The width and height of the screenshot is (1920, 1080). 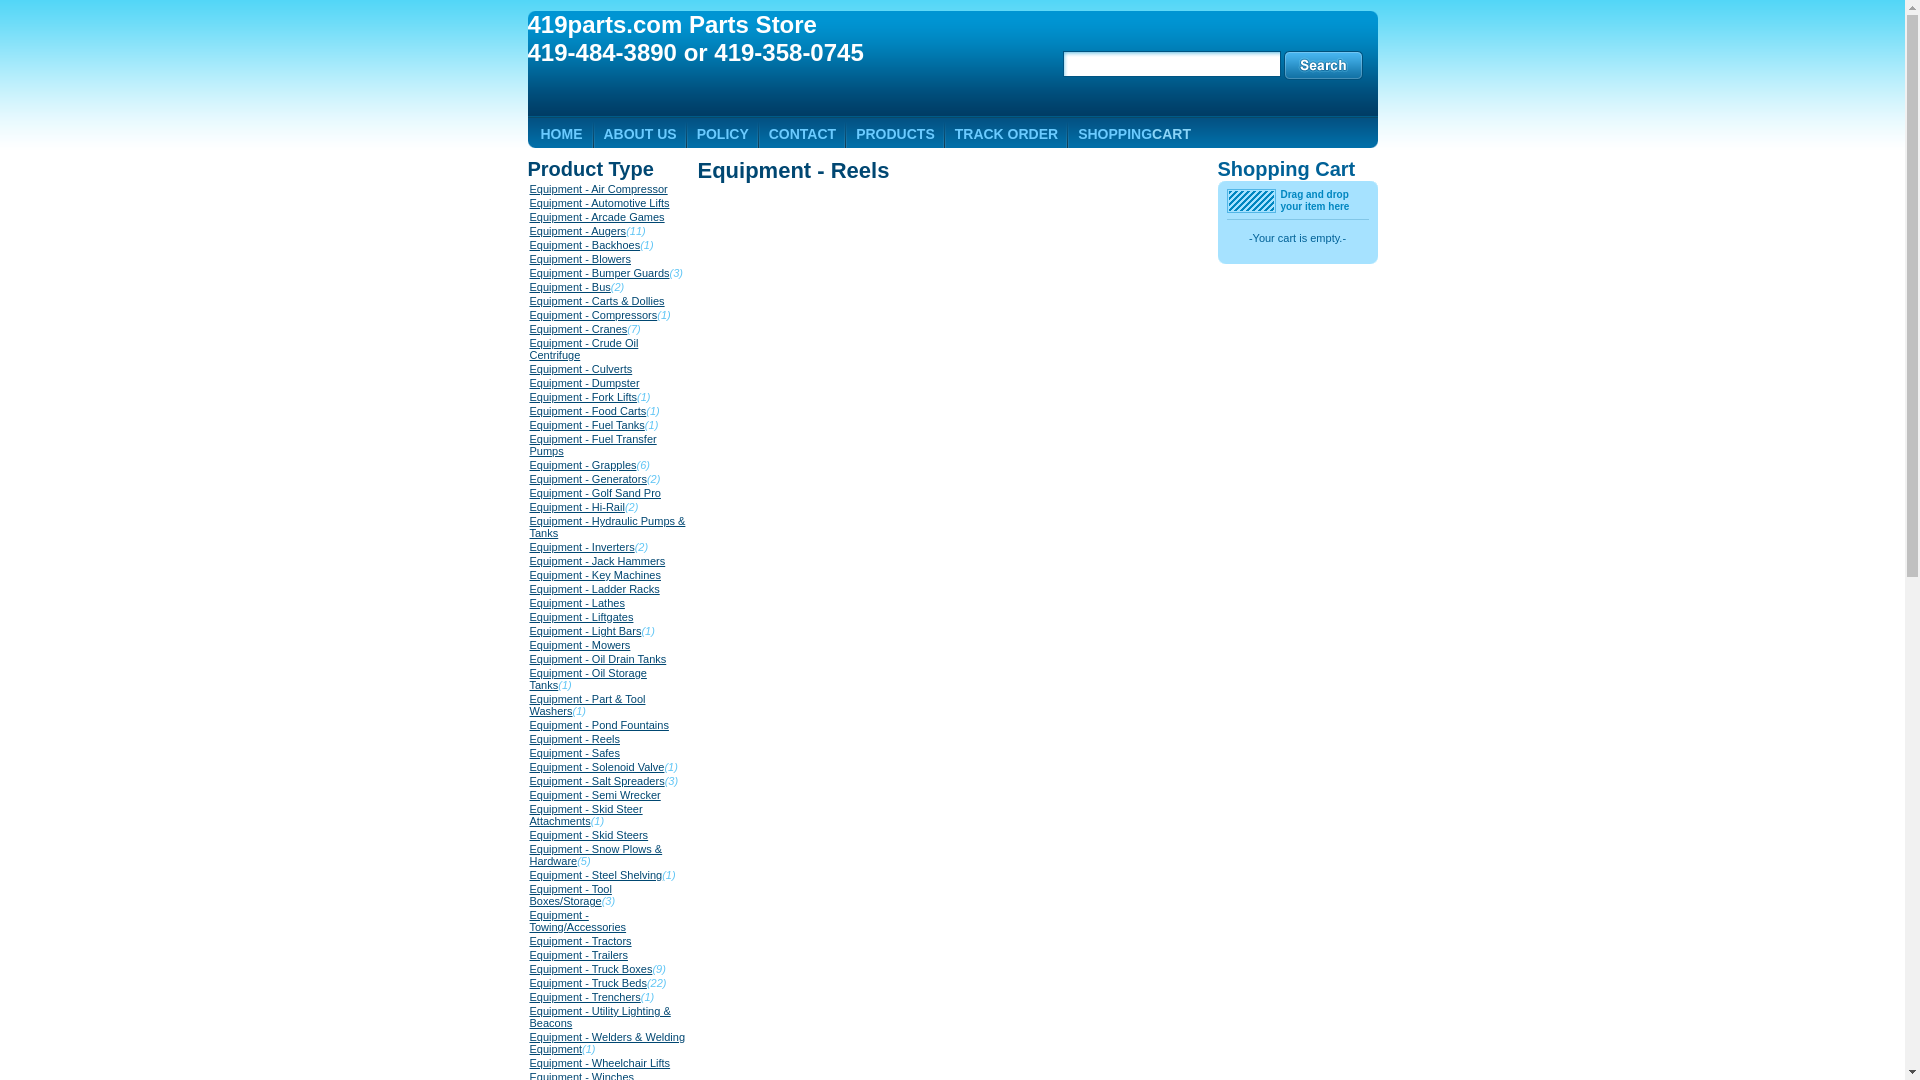 What do you see at coordinates (1134, 134) in the screenshot?
I see `'SHOPPINGCART'` at bounding box center [1134, 134].